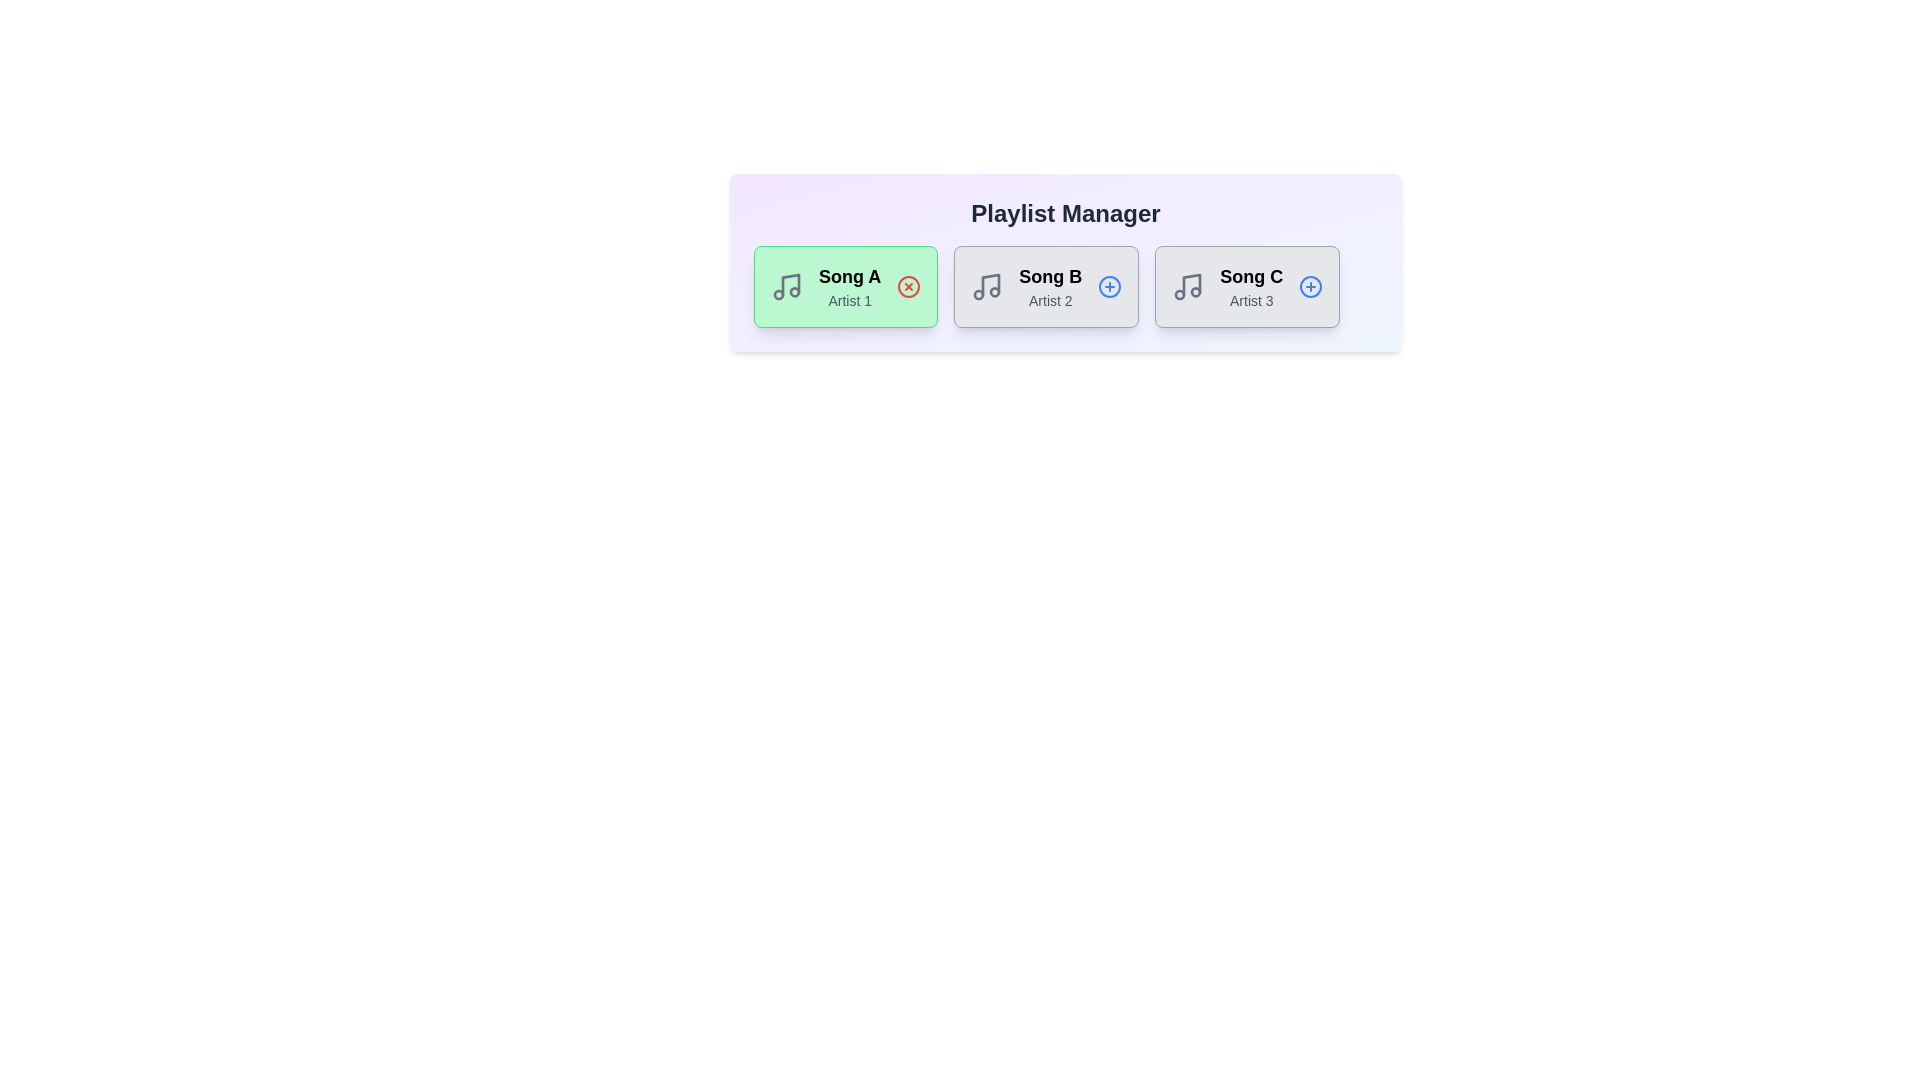  I want to click on the song card for Song B to observe the hover effect, so click(1045, 286).